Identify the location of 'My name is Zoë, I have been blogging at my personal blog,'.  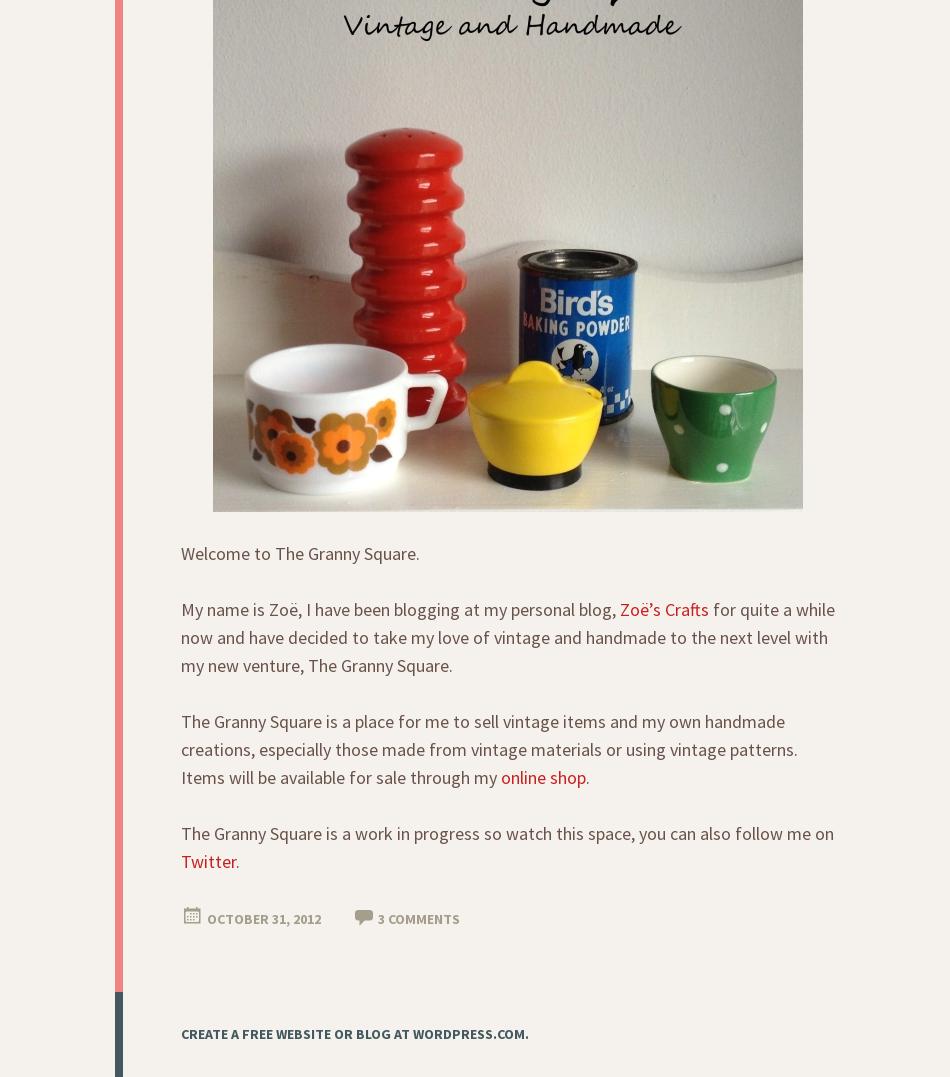
(399, 608).